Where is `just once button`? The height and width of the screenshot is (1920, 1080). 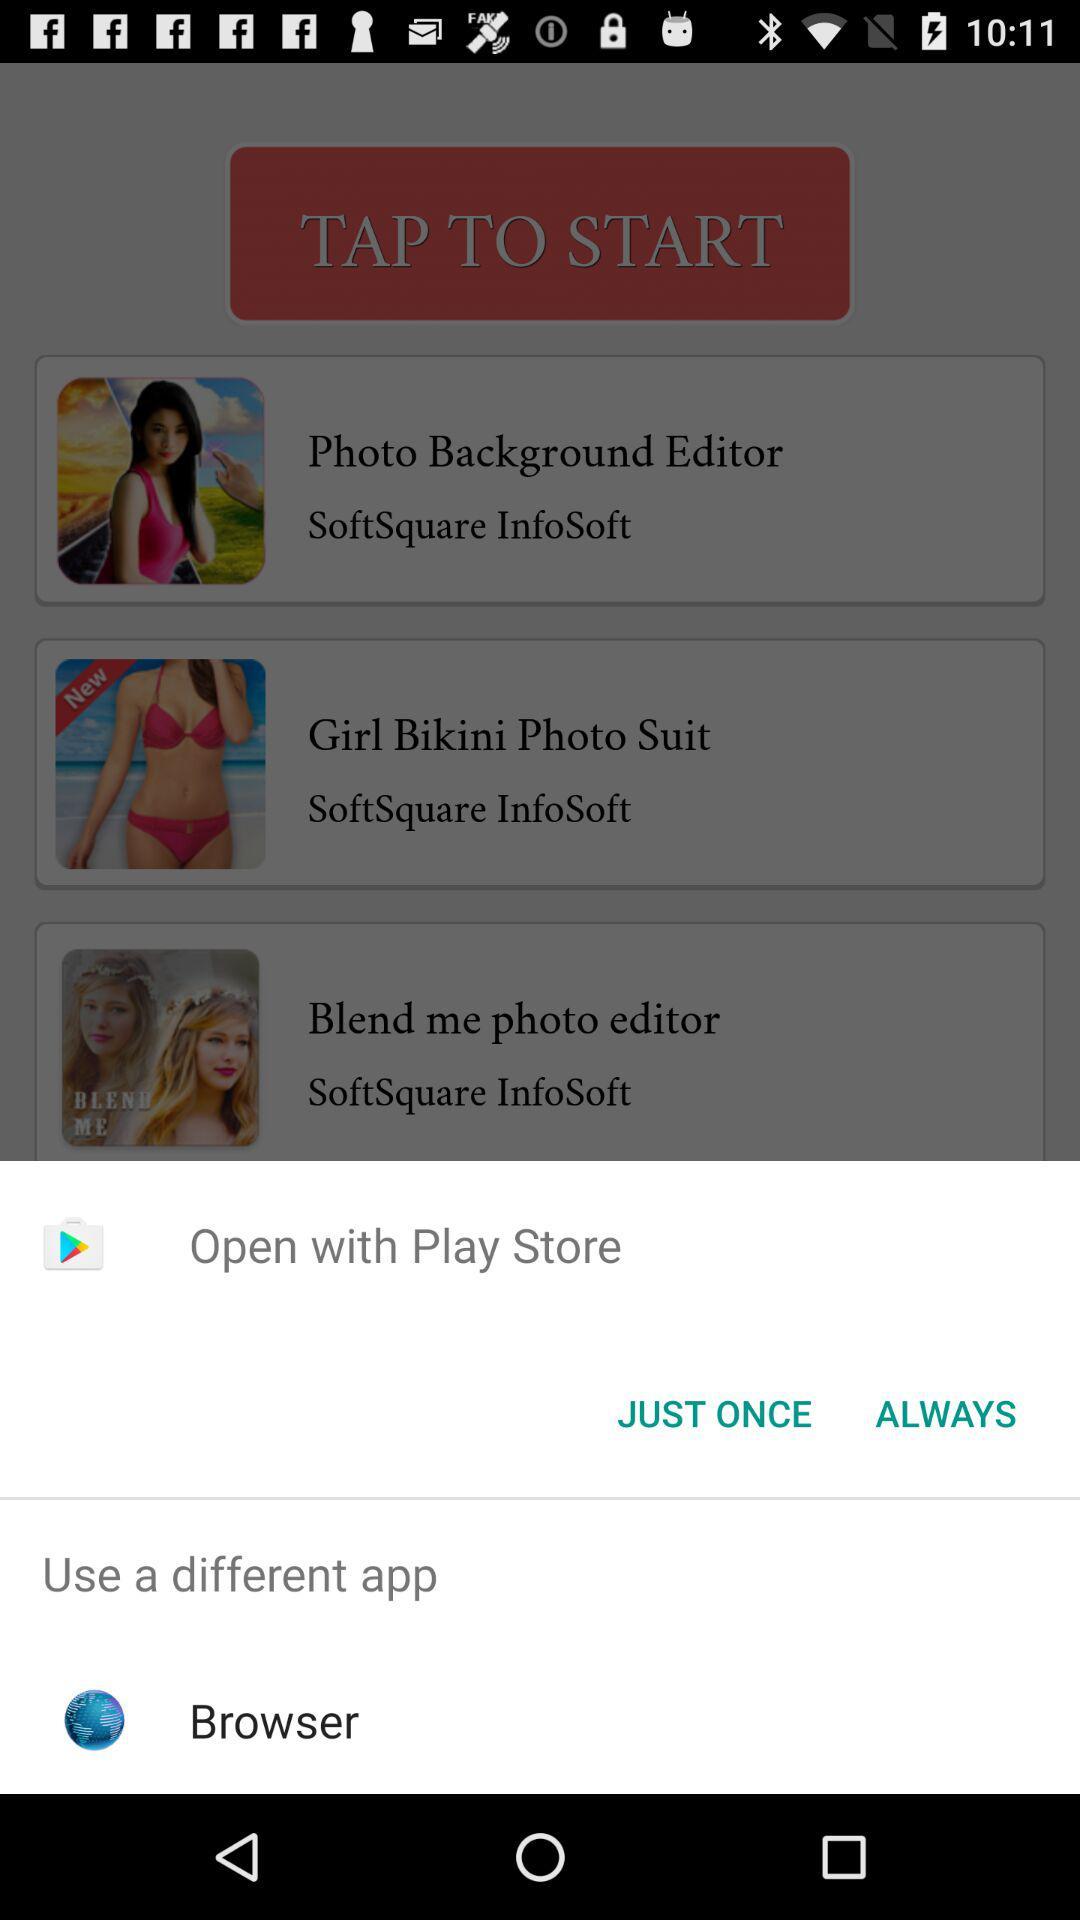
just once button is located at coordinates (713, 1411).